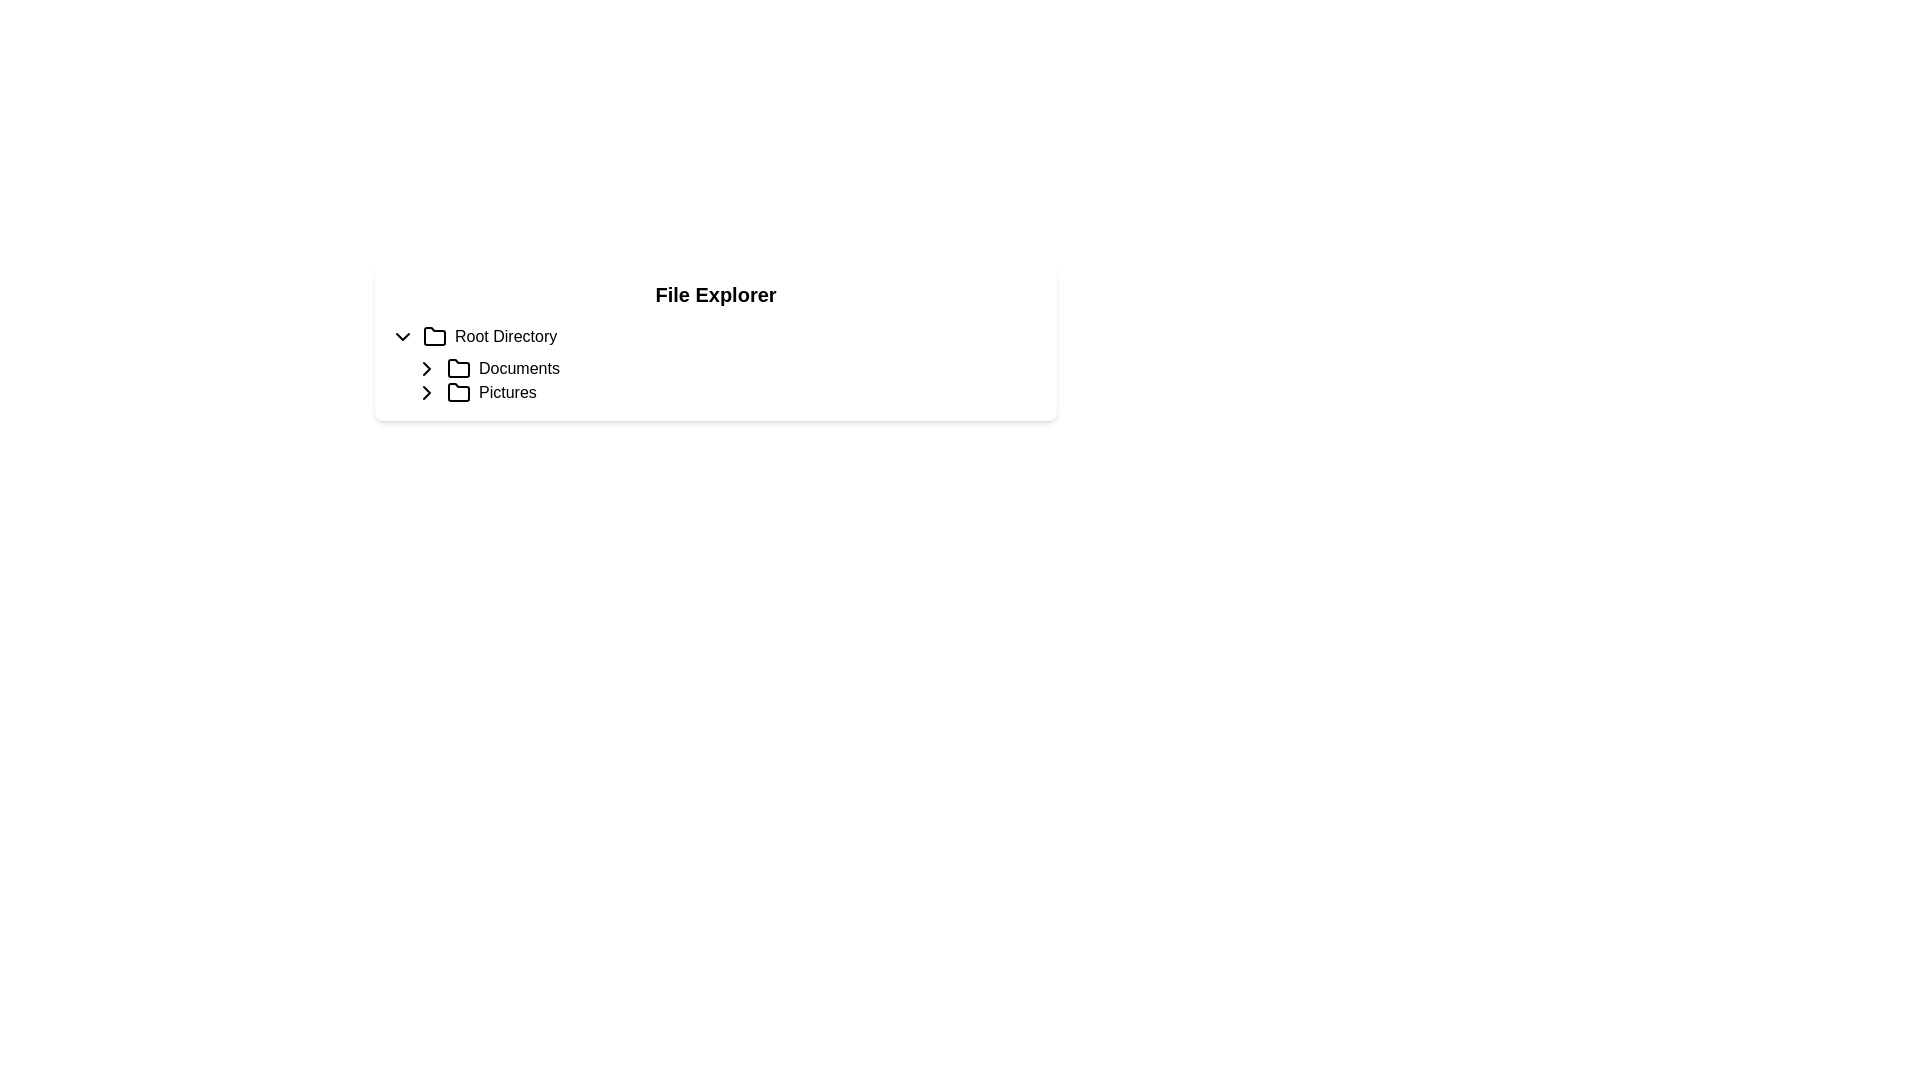  What do you see at coordinates (507, 393) in the screenshot?
I see `the text label displaying 'Pictures', which is styled in black and part of a file explorer interface` at bounding box center [507, 393].